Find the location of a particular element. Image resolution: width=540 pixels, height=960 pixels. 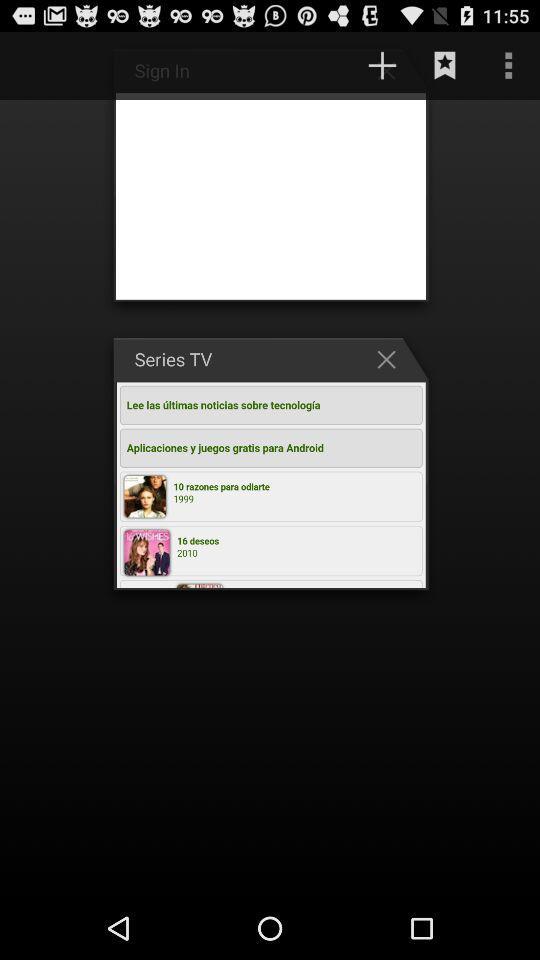

http www javamovil item is located at coordinates (298, 65).